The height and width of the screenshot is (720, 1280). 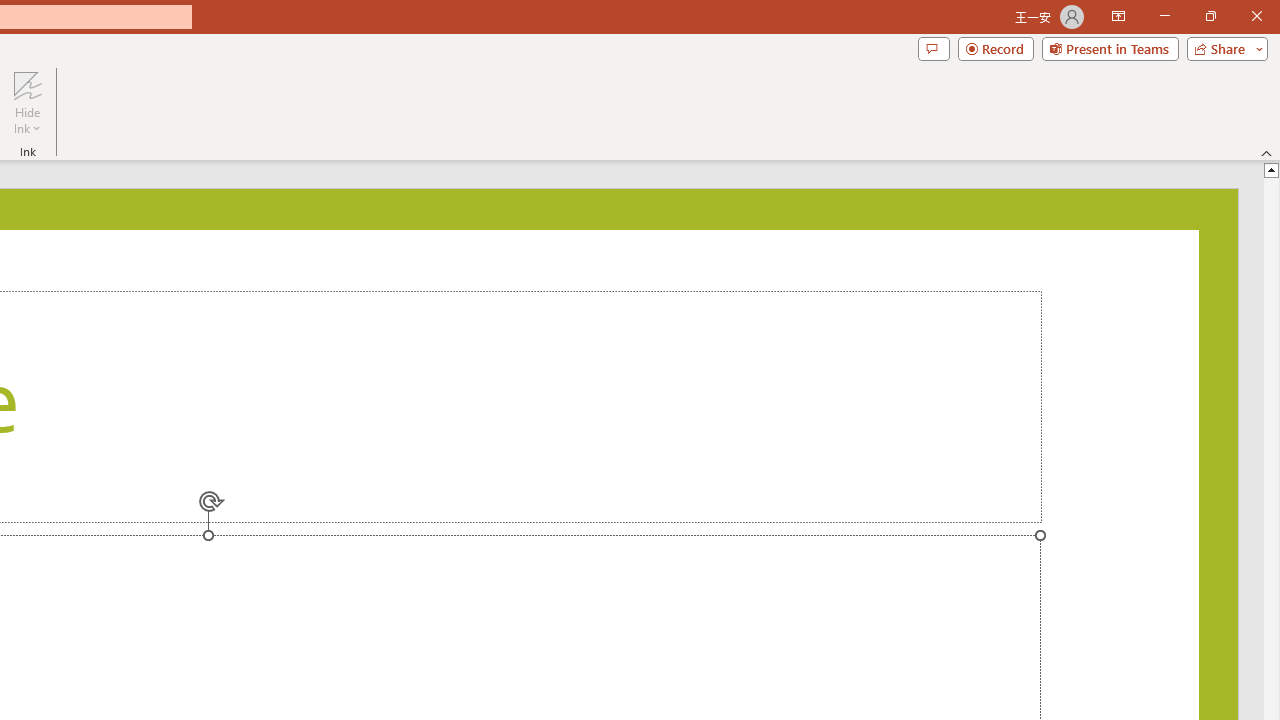 I want to click on 'Ribbon Display Options', so click(x=1117, y=16).